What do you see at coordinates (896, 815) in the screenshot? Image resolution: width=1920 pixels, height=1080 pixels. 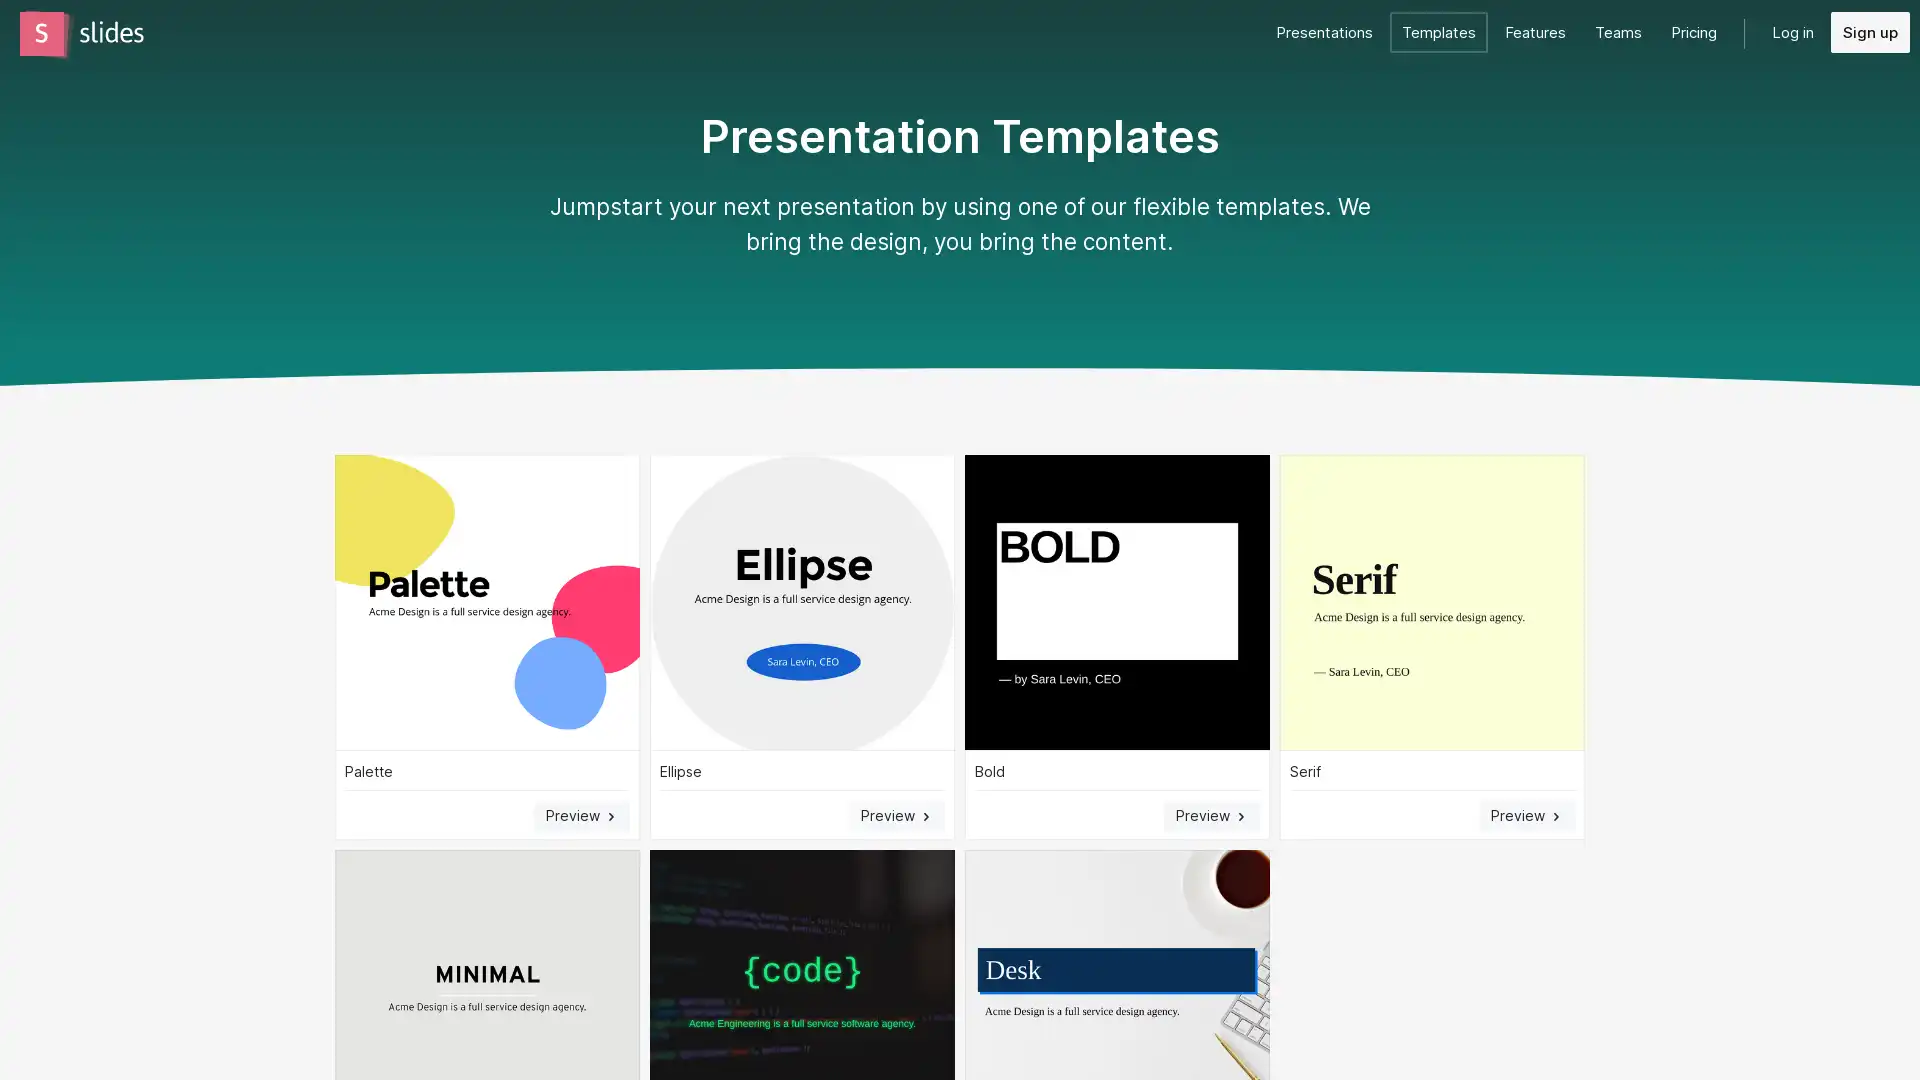 I see `Preview` at bounding box center [896, 815].